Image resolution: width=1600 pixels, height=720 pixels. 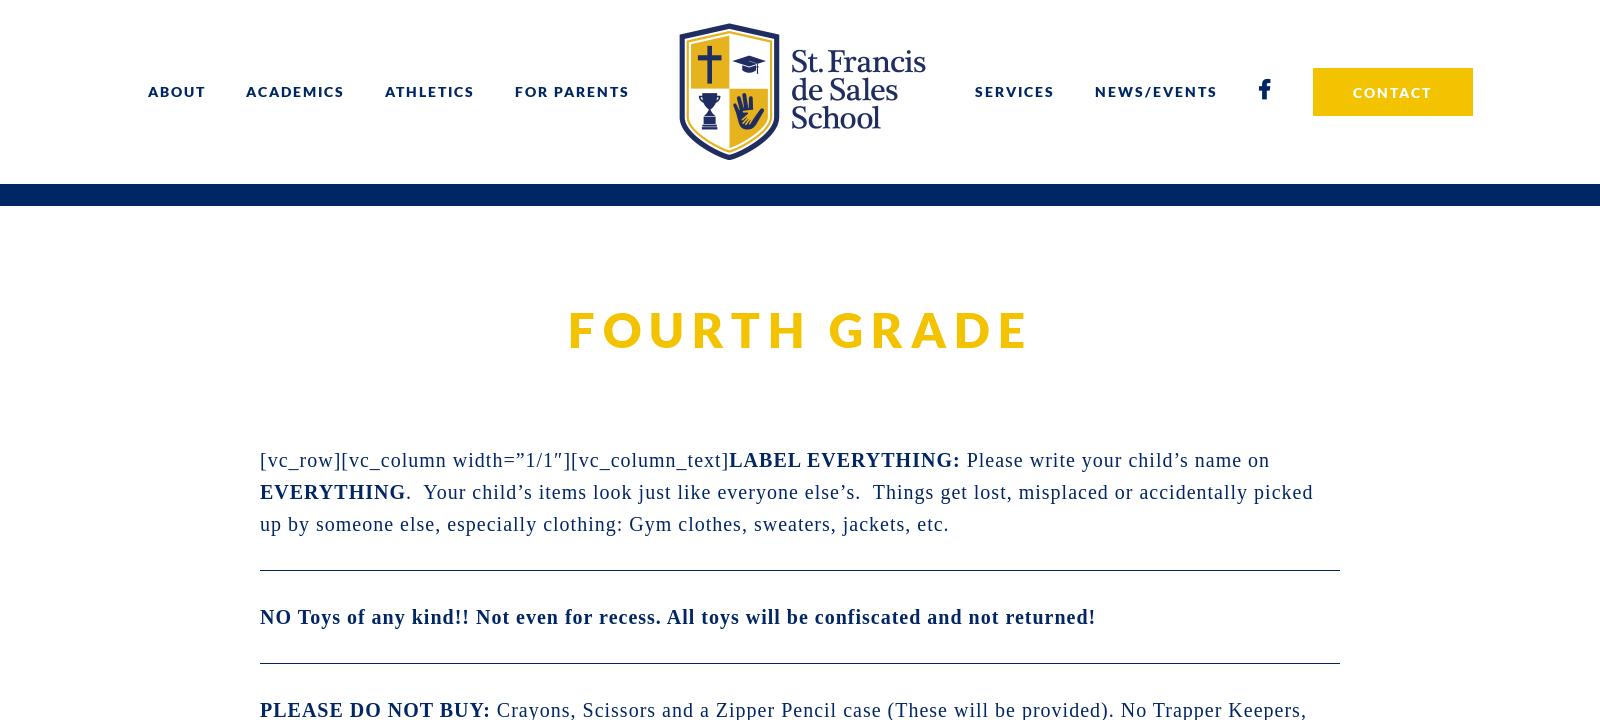 I want to click on 'FIFTH GRADE', so click(x=641, y=260).